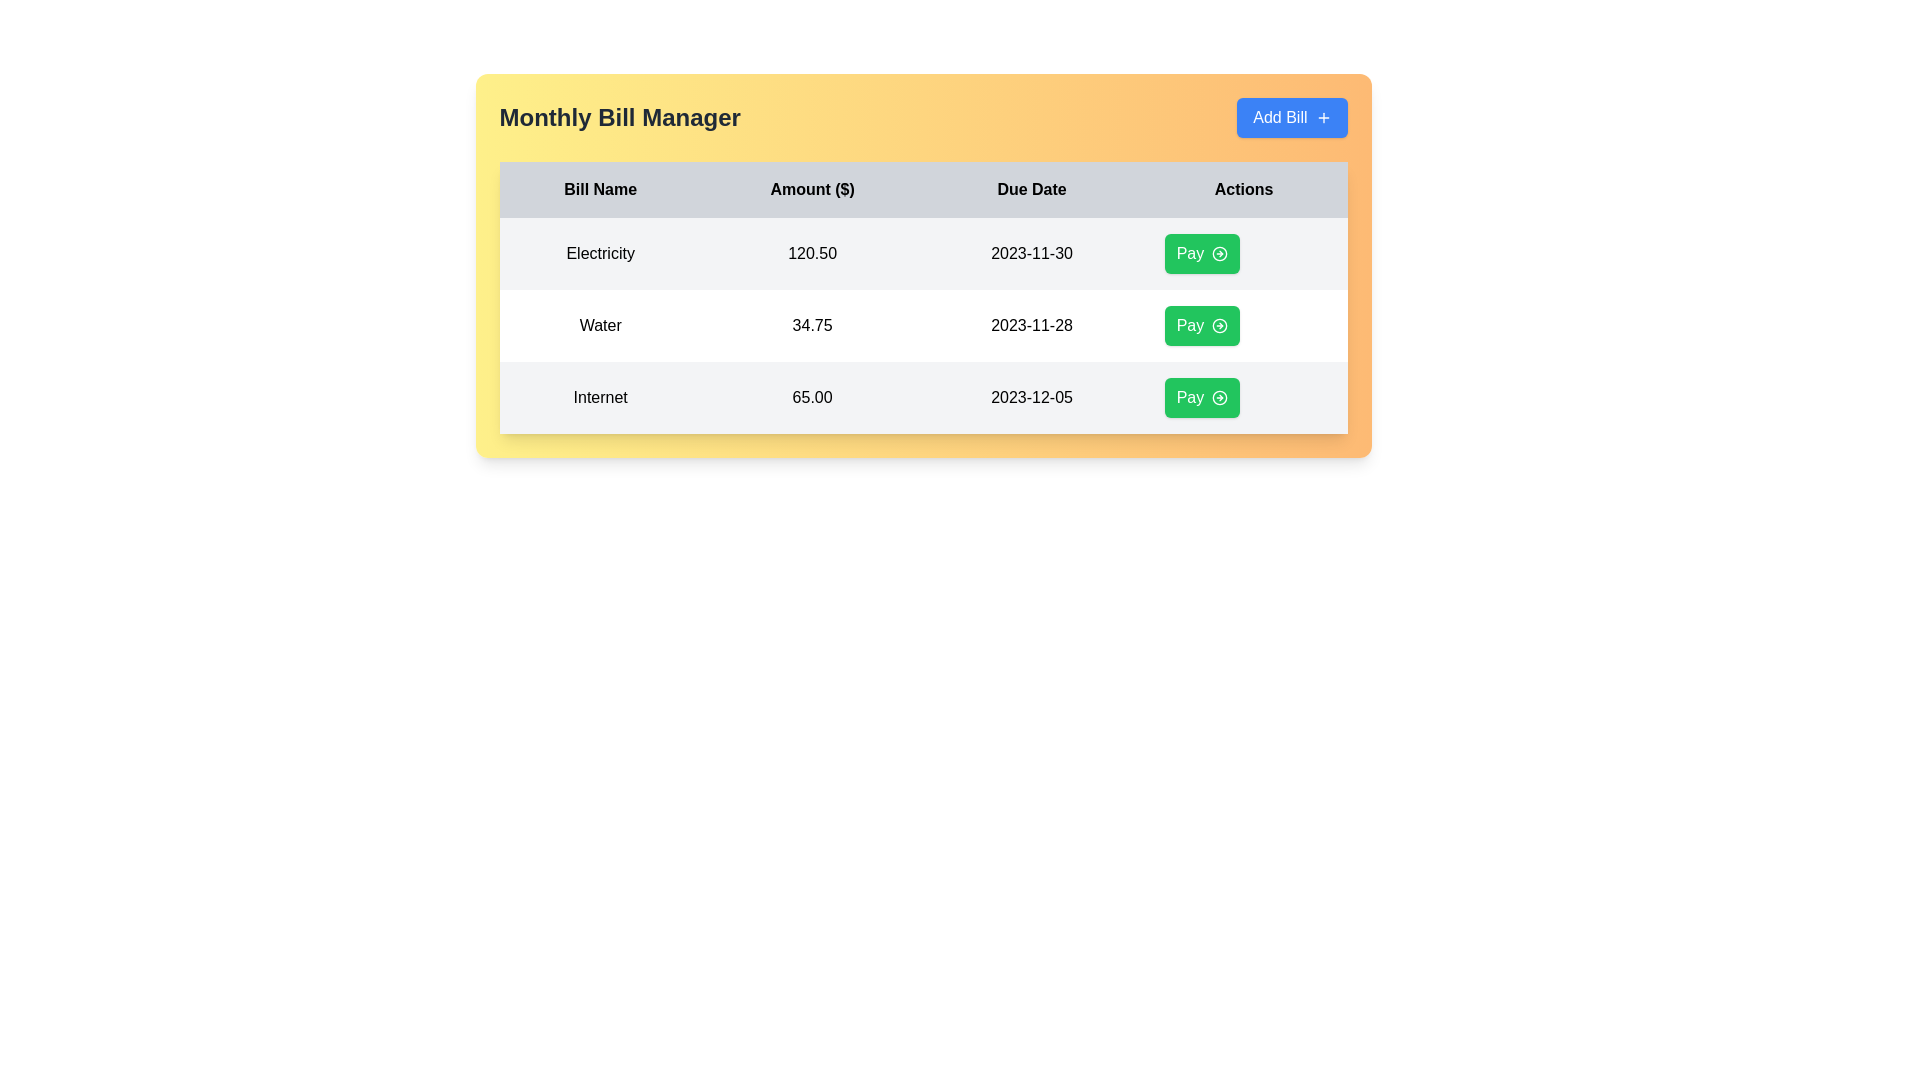  What do you see at coordinates (812, 325) in the screenshot?
I see `the text element displaying the value '34.75' in the 'Amount ($)' column of the table for the 'Water' bill entry` at bounding box center [812, 325].